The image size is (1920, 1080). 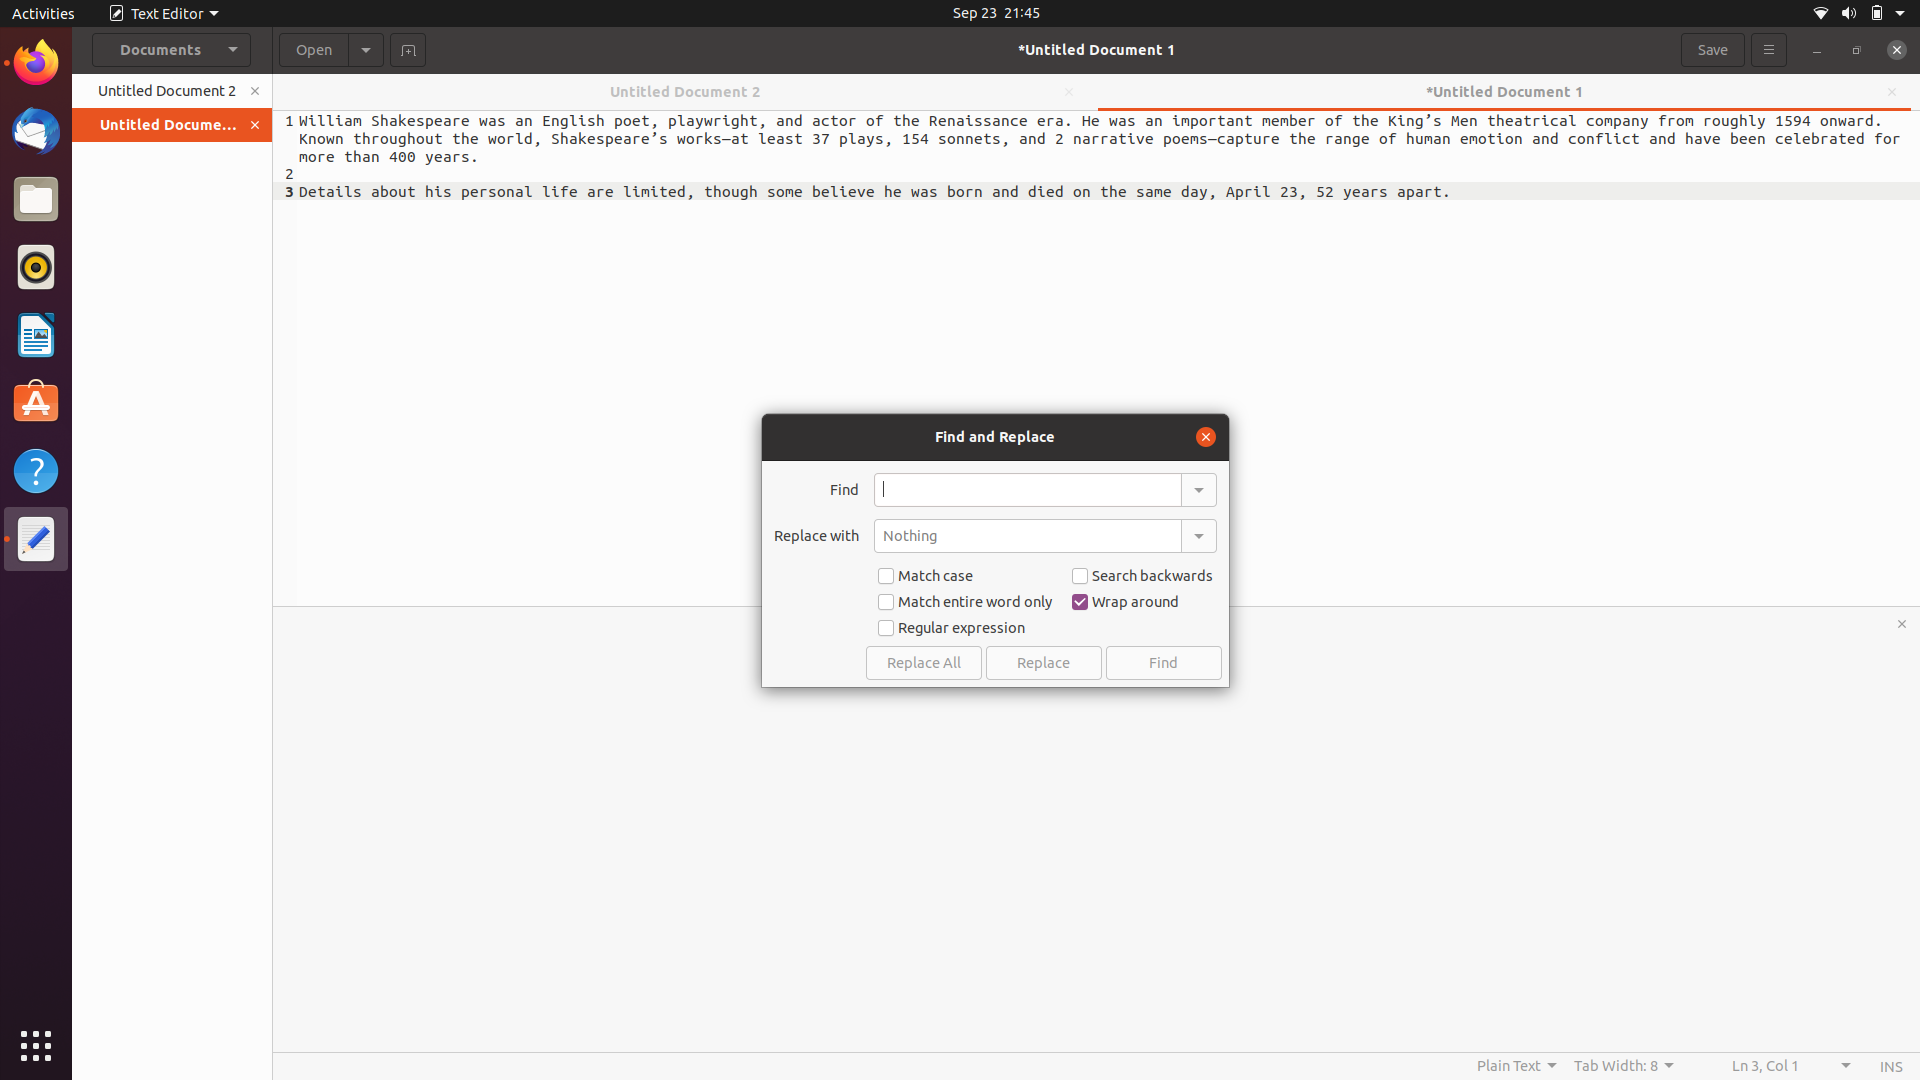 What do you see at coordinates (1027, 489) in the screenshot?
I see `In the document, find occurrences of "shakespeare` at bounding box center [1027, 489].